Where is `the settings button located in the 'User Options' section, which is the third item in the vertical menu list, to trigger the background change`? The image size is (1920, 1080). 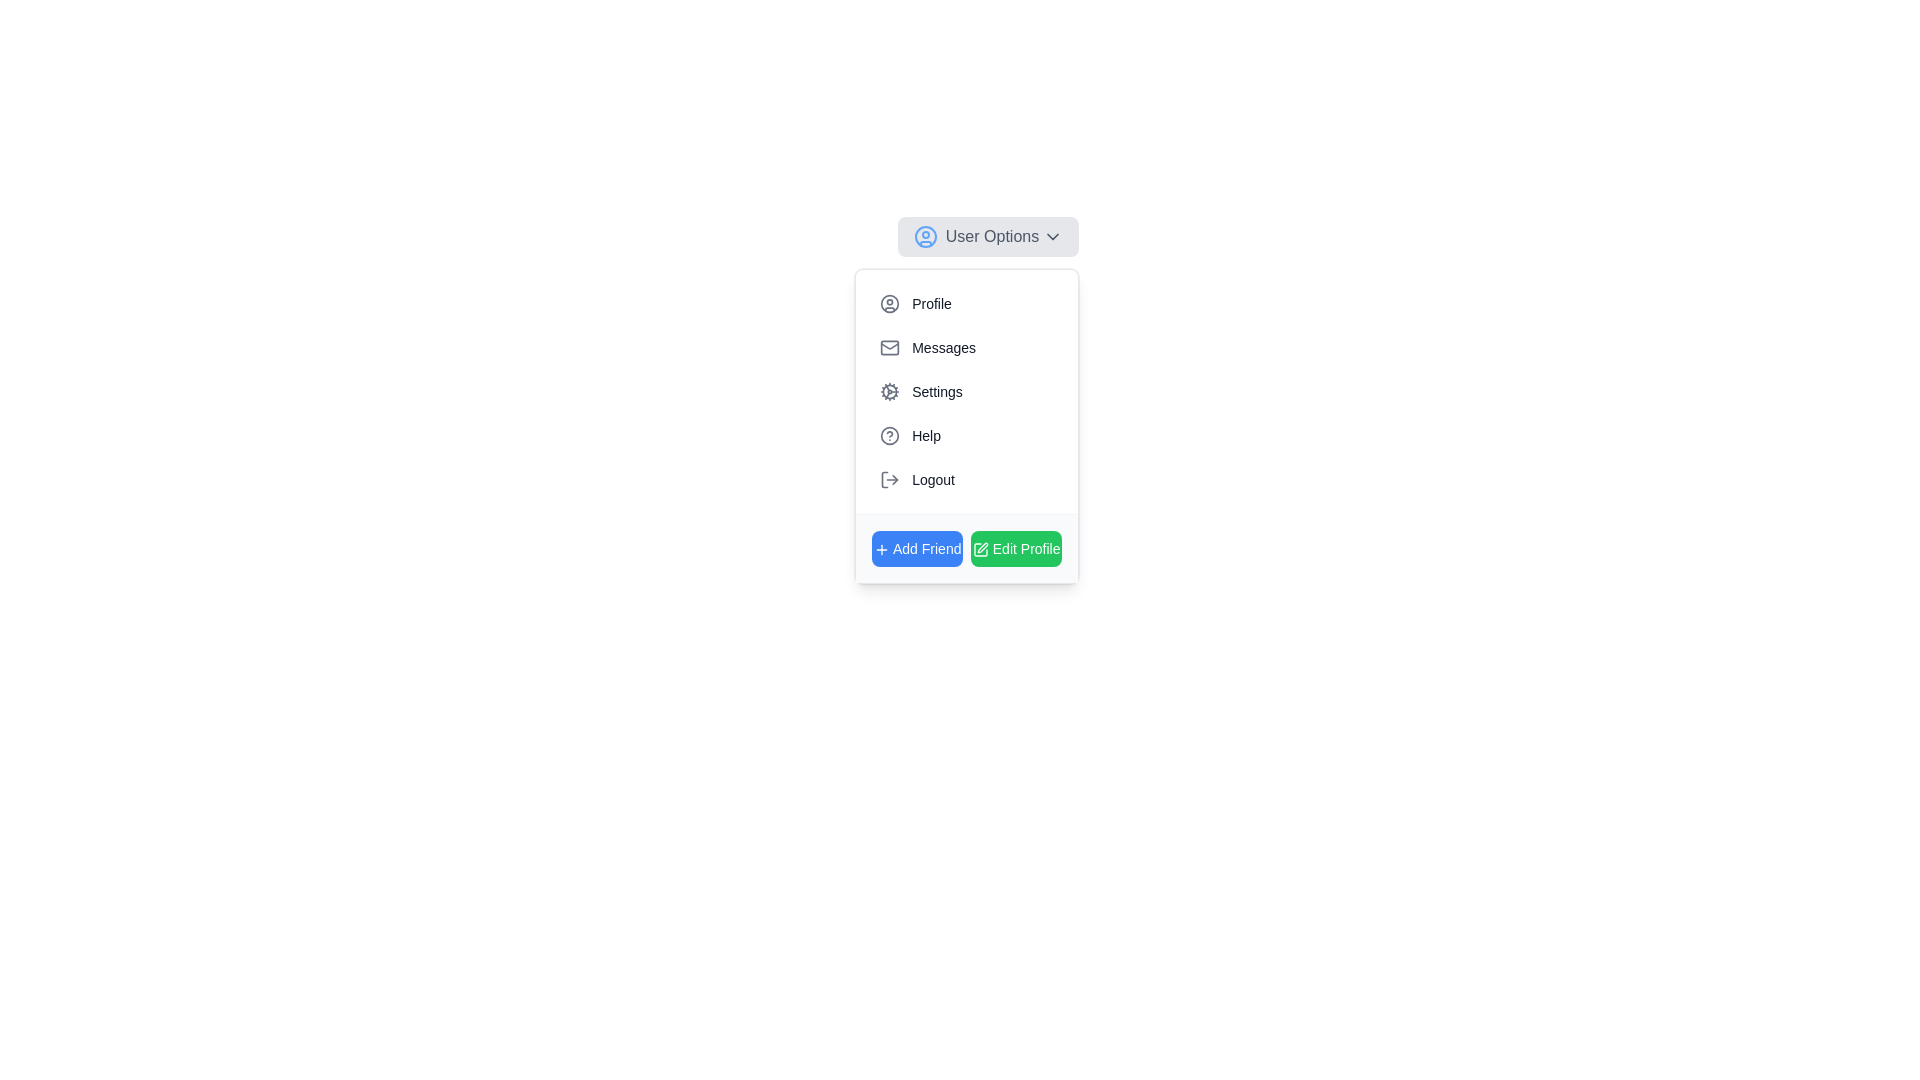 the settings button located in the 'User Options' section, which is the third item in the vertical menu list, to trigger the background change is located at coordinates (967, 392).